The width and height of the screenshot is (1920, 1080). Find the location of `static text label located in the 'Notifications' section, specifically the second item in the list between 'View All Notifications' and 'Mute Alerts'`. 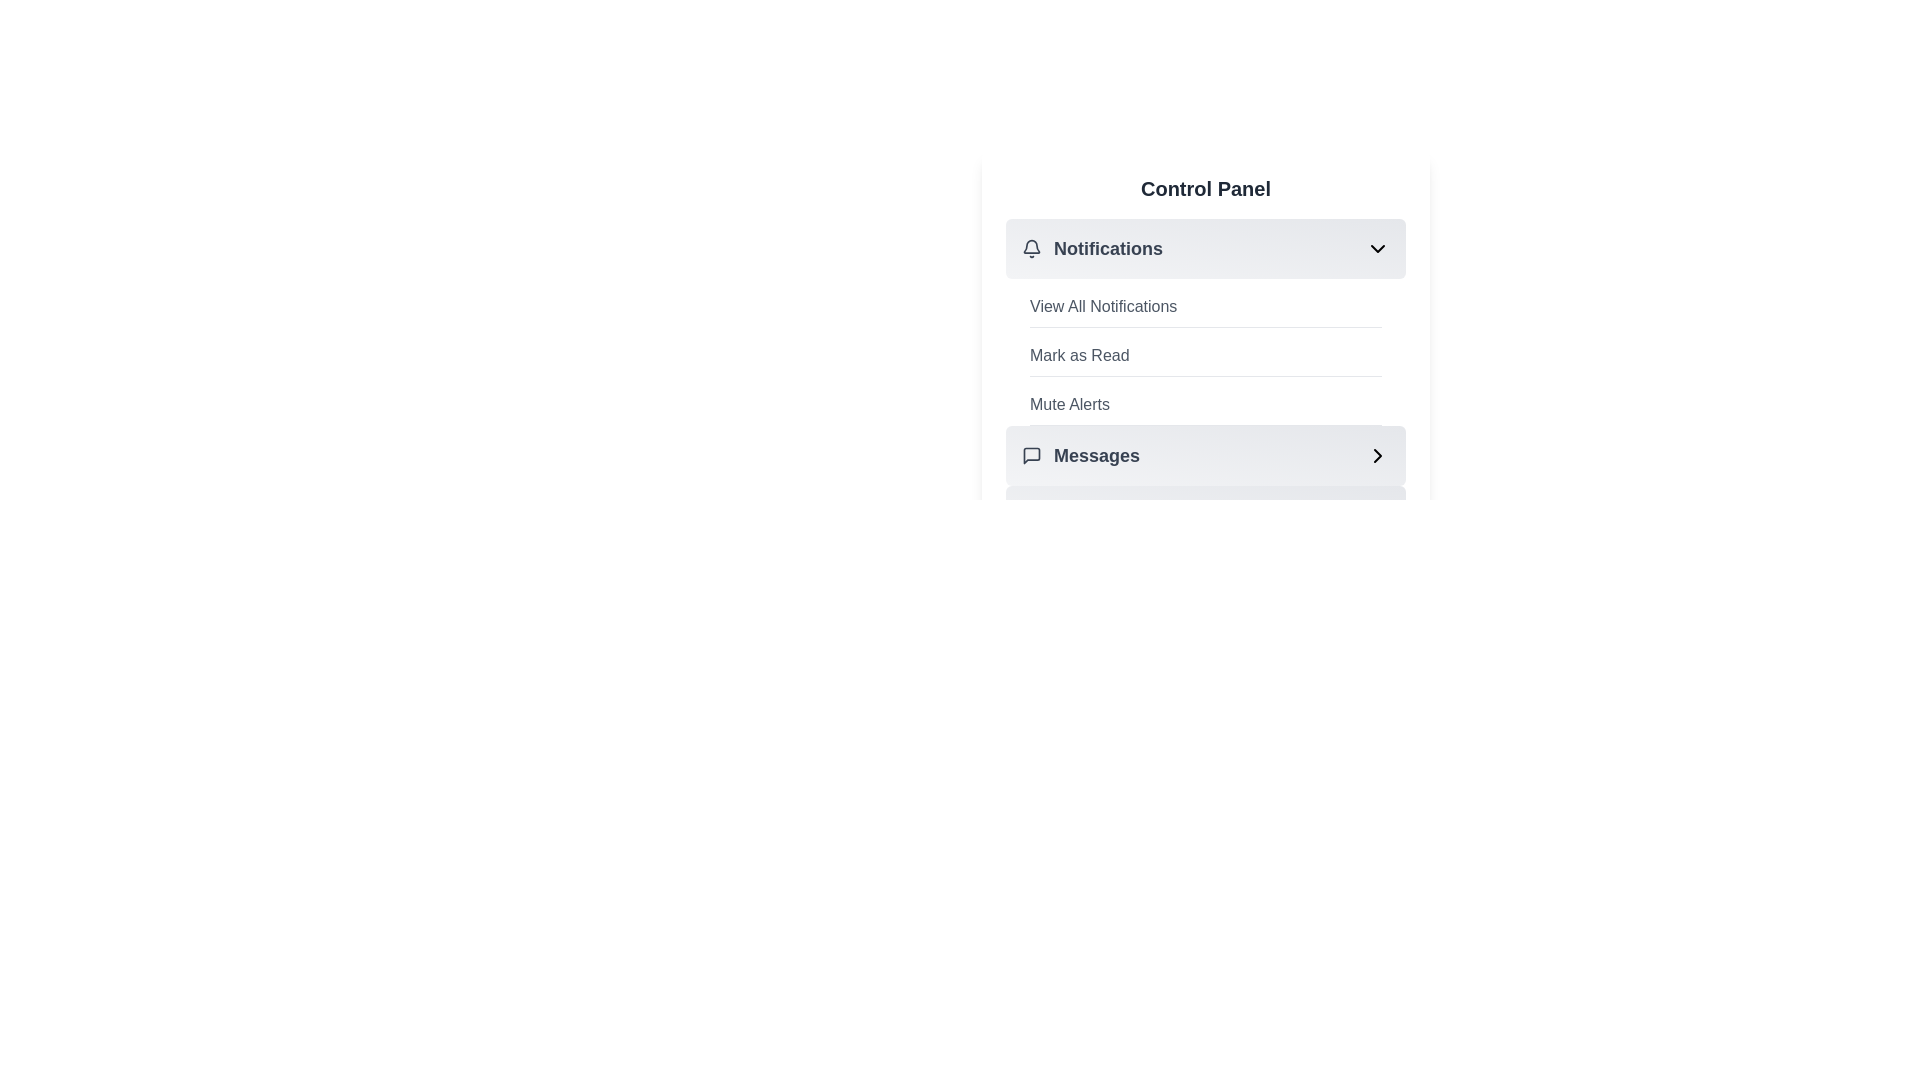

static text label located in the 'Notifications' section, specifically the second item in the list between 'View All Notifications' and 'Mute Alerts' is located at coordinates (1078, 354).